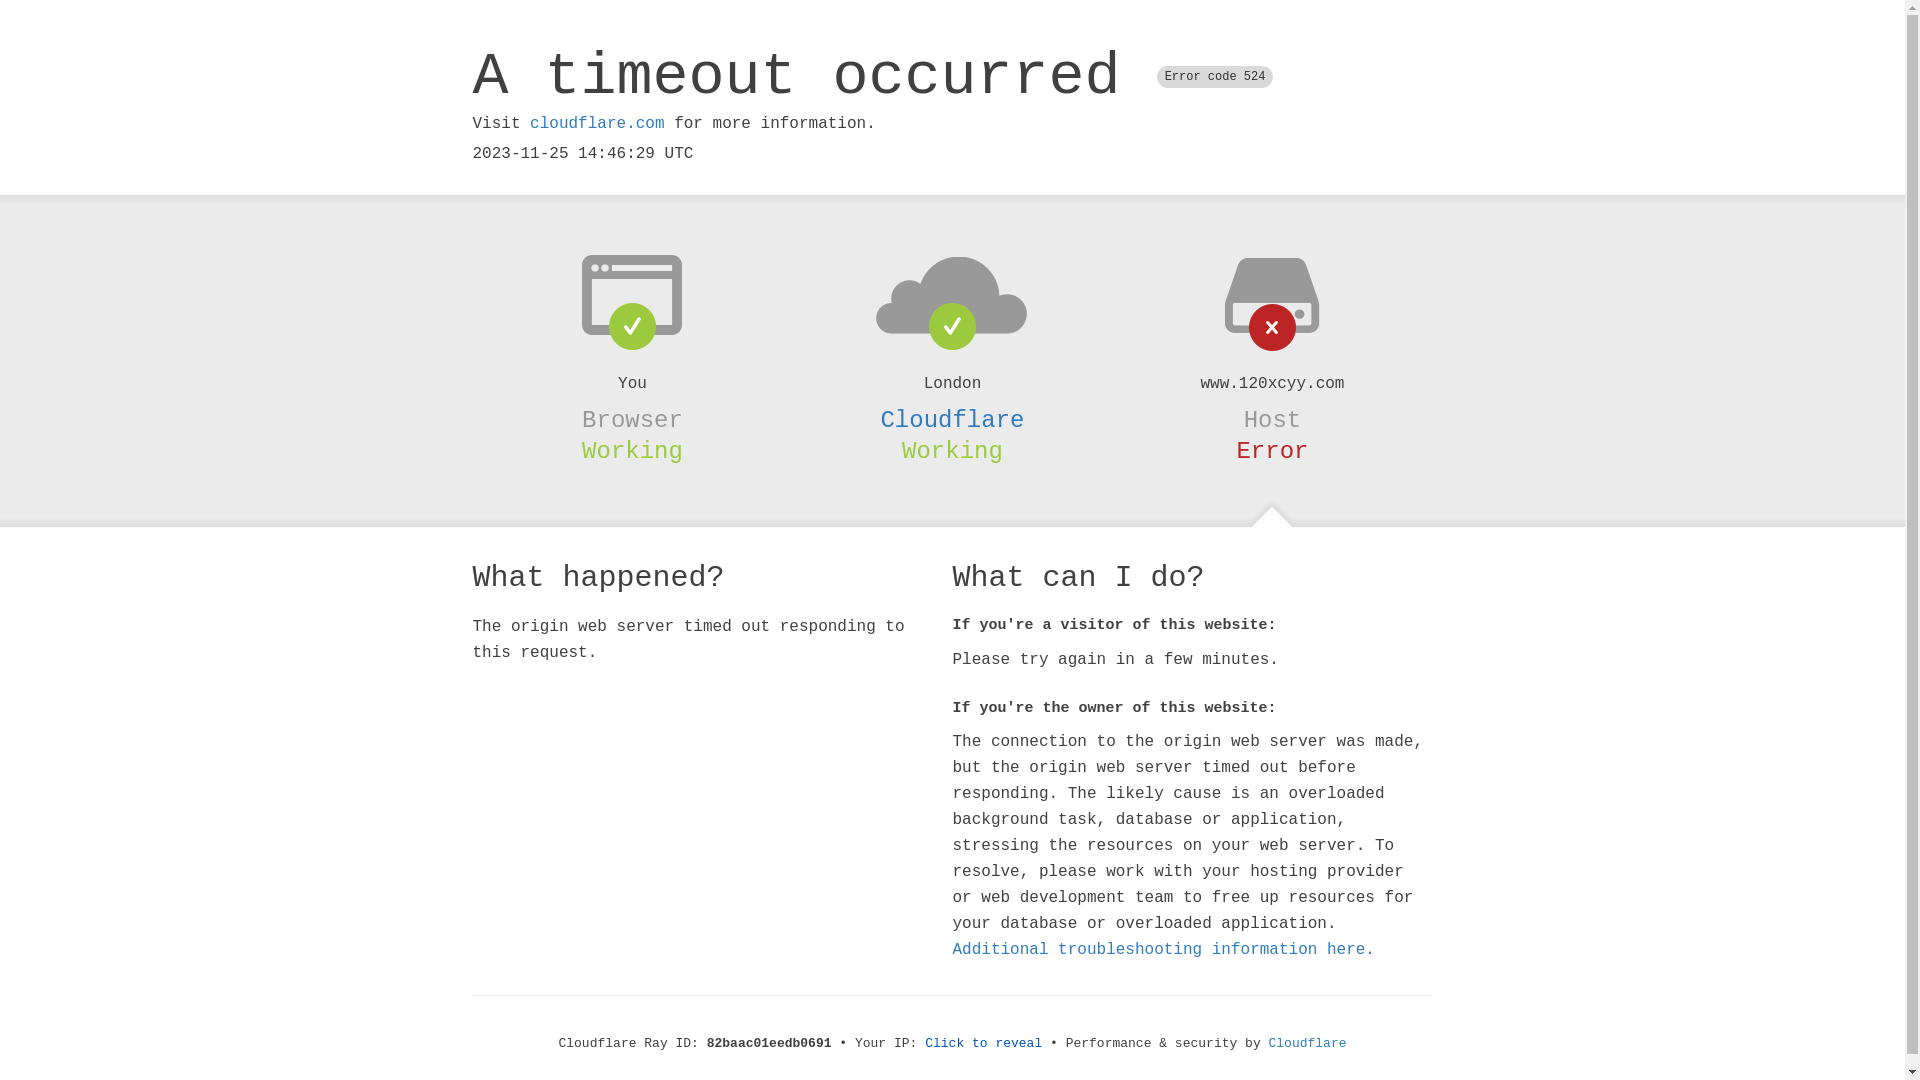  Describe the element at coordinates (950, 419) in the screenshot. I see `'Cloudflare'` at that location.